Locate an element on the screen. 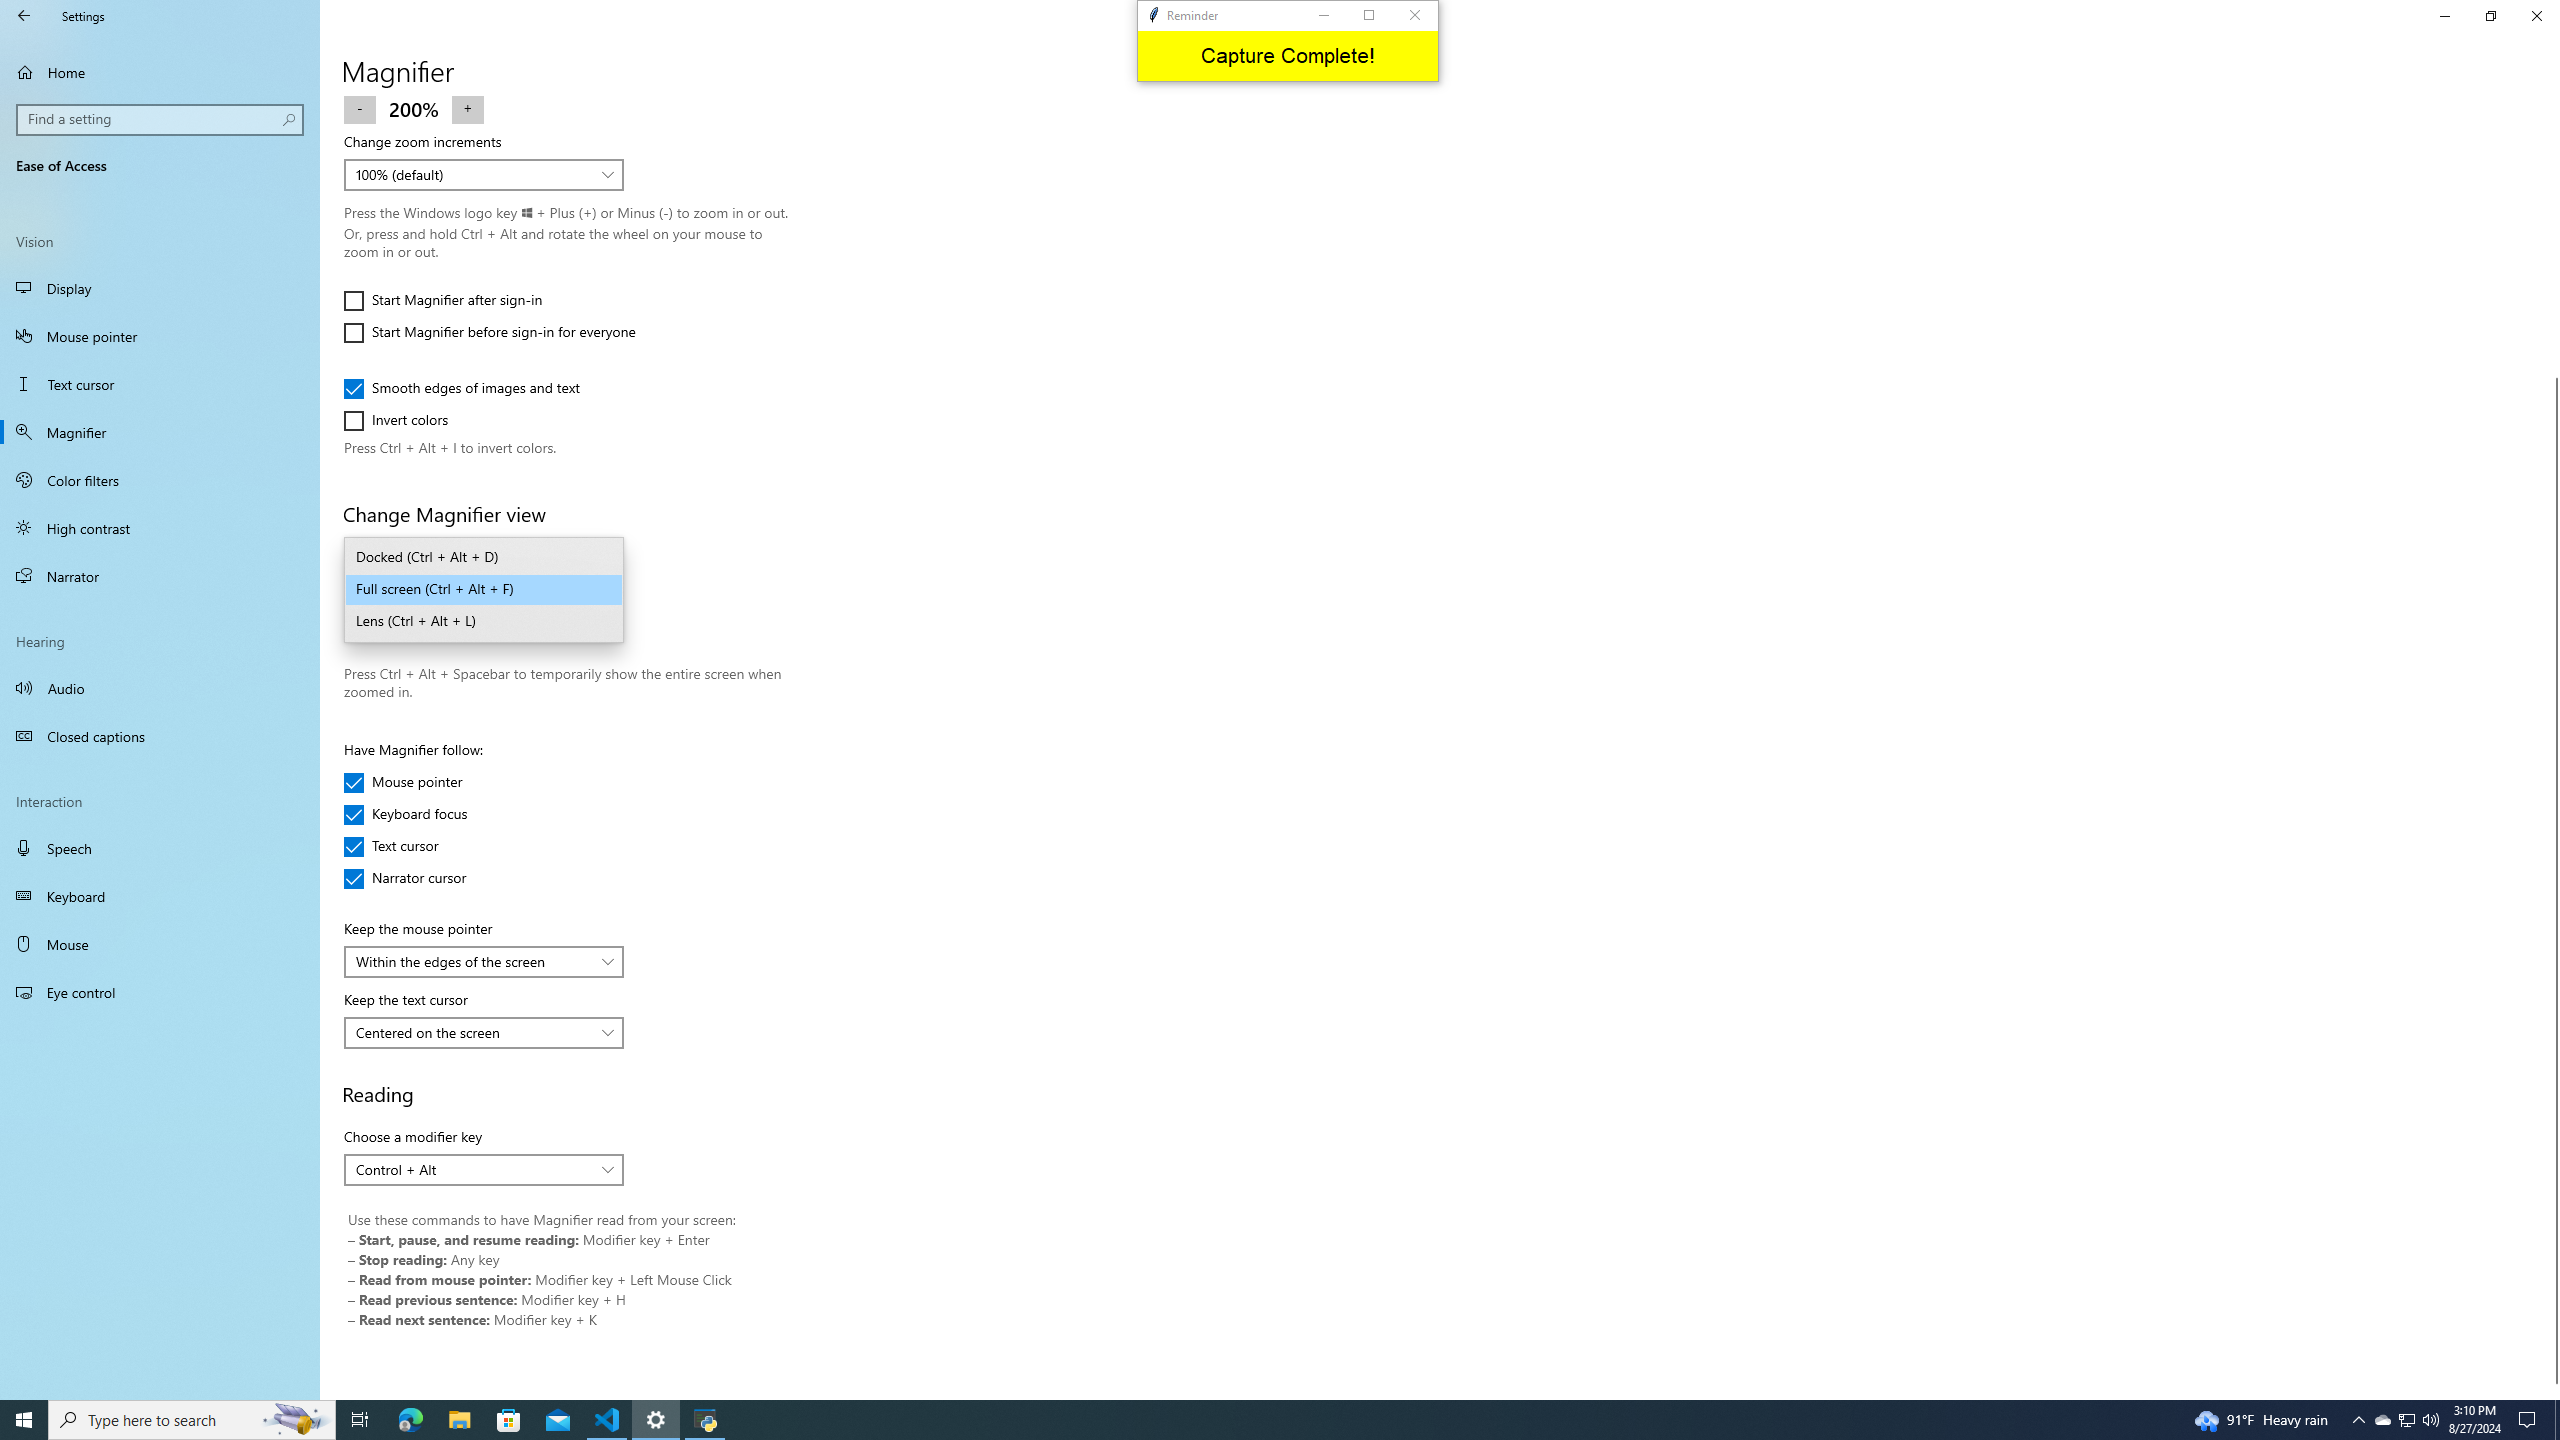  'Text cursor' is located at coordinates (403, 846).